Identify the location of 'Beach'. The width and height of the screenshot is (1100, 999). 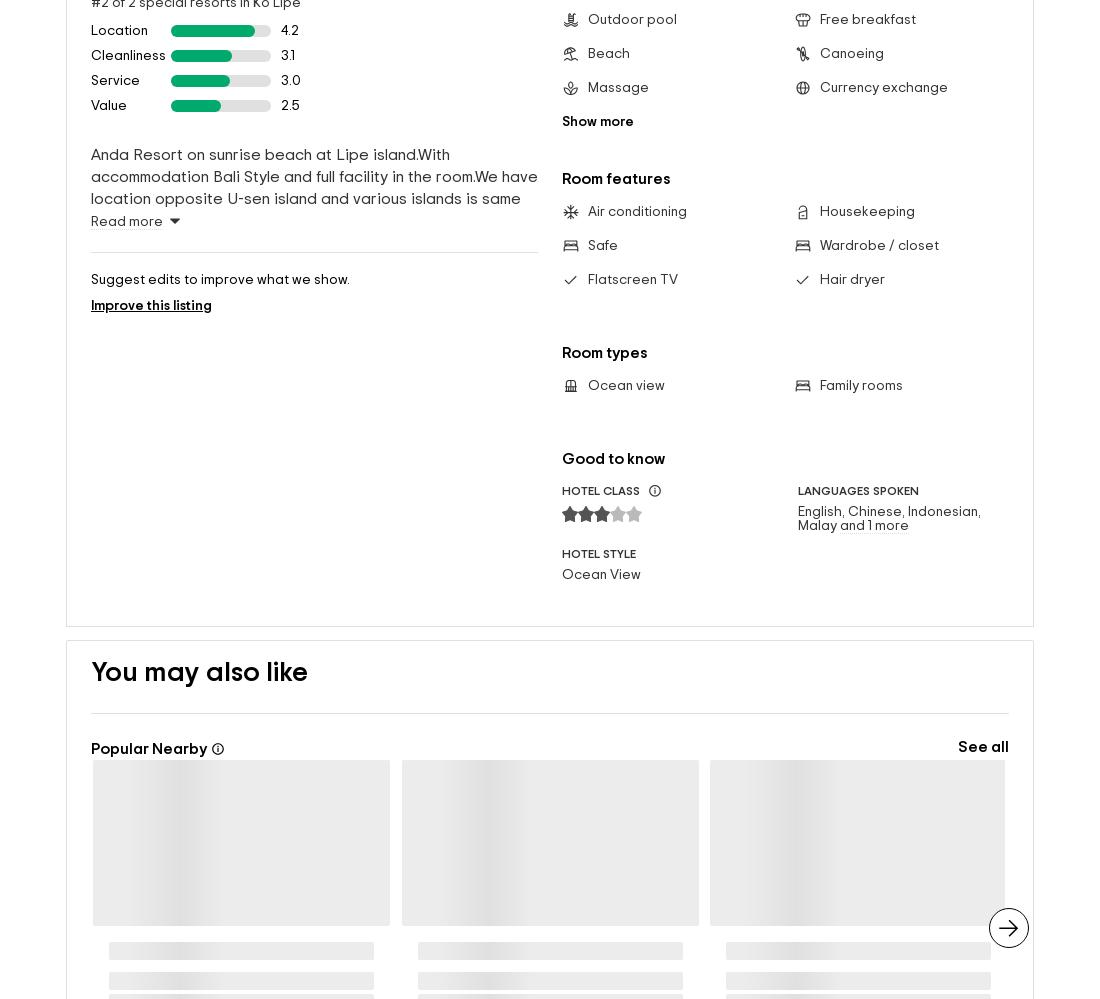
(607, 21).